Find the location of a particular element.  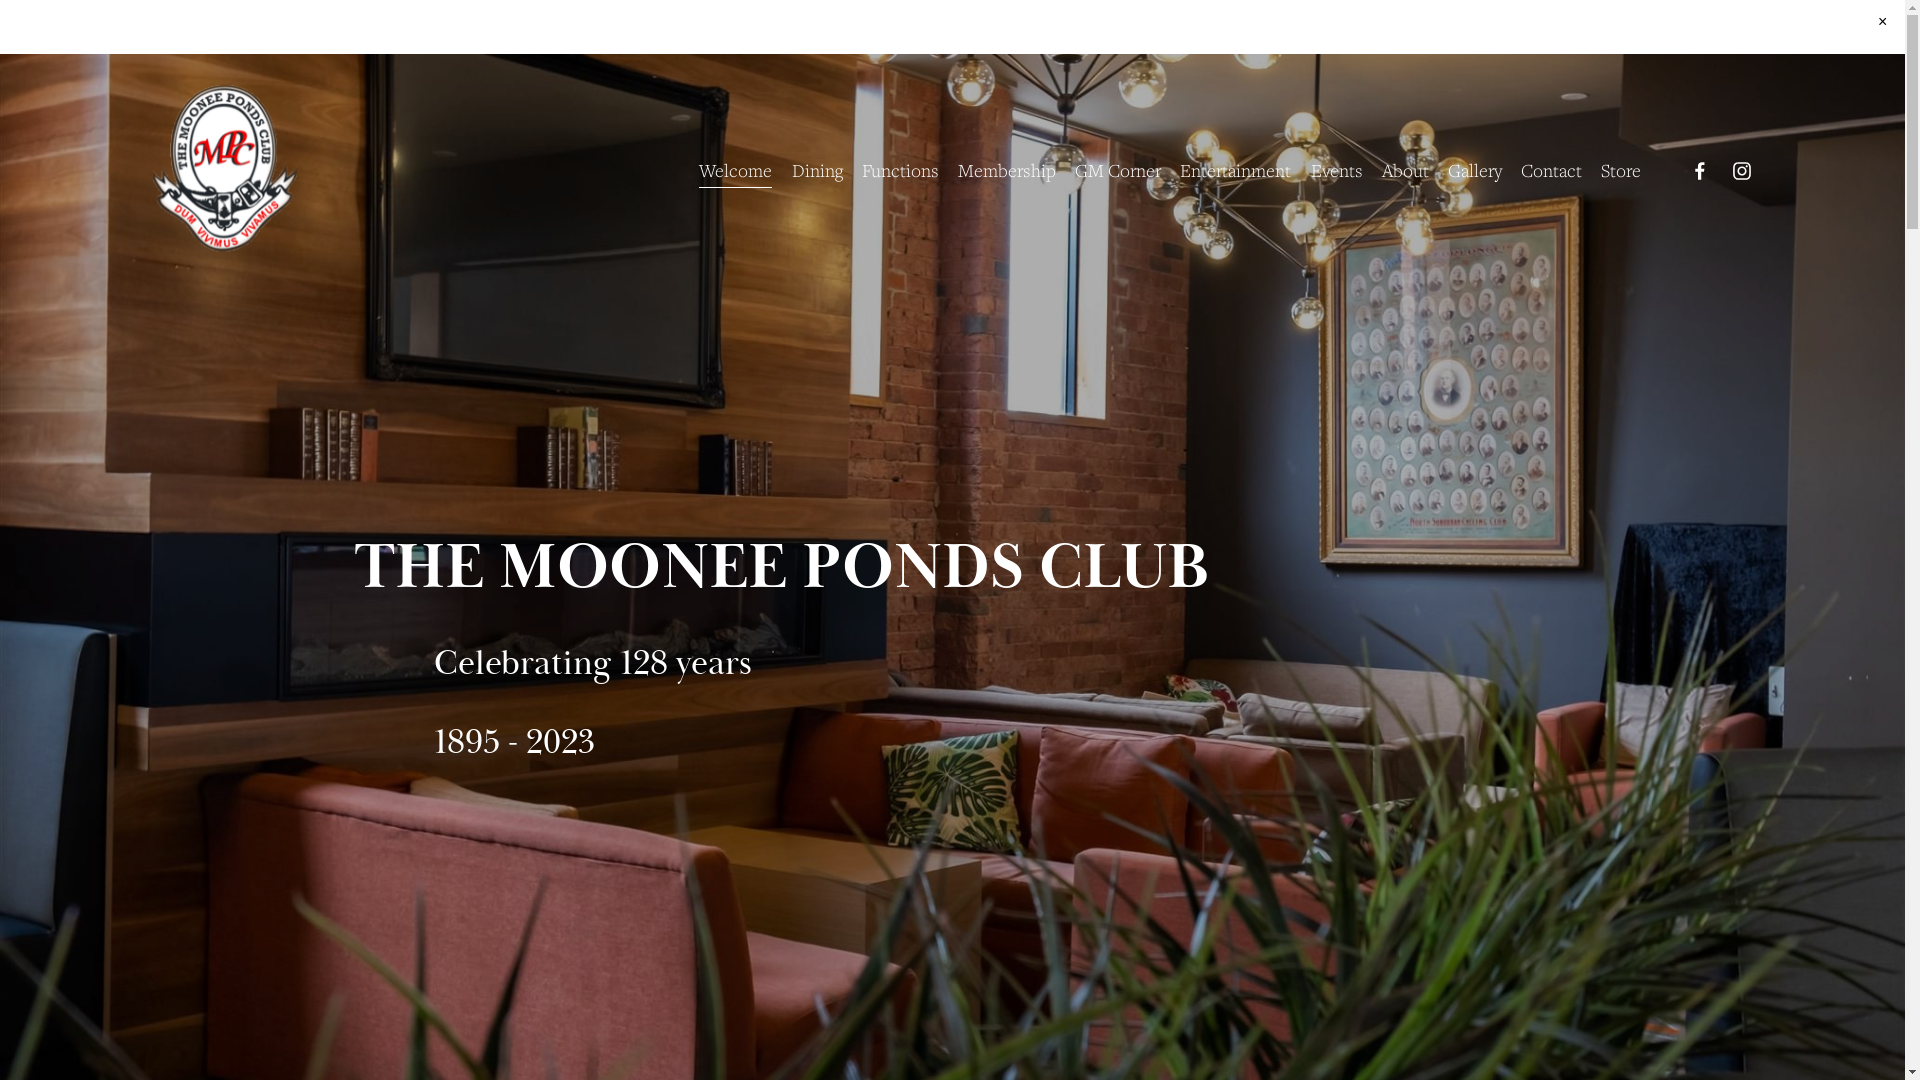

'Store' is located at coordinates (1621, 169).